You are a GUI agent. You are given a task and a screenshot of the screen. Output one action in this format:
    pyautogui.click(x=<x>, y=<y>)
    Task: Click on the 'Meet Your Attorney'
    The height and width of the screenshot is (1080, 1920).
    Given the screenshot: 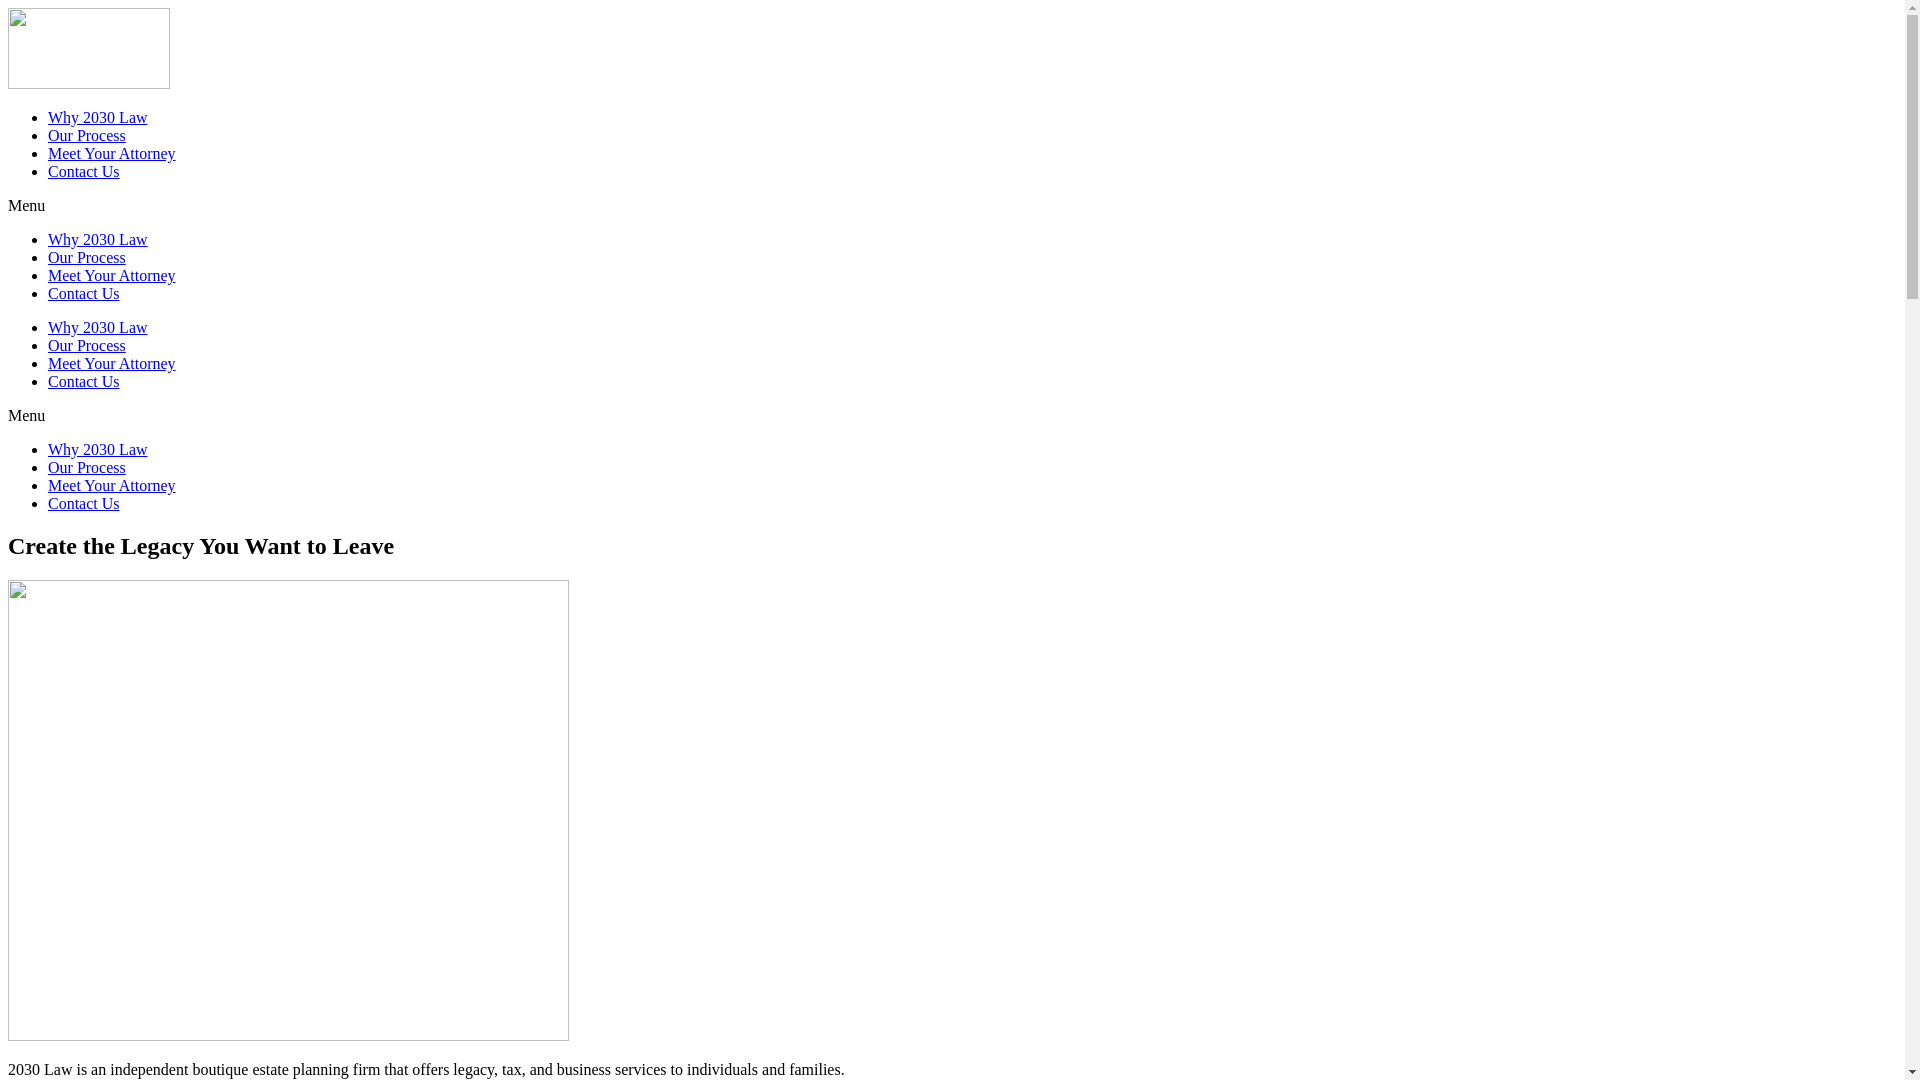 What is the action you would take?
    pyautogui.click(x=110, y=363)
    